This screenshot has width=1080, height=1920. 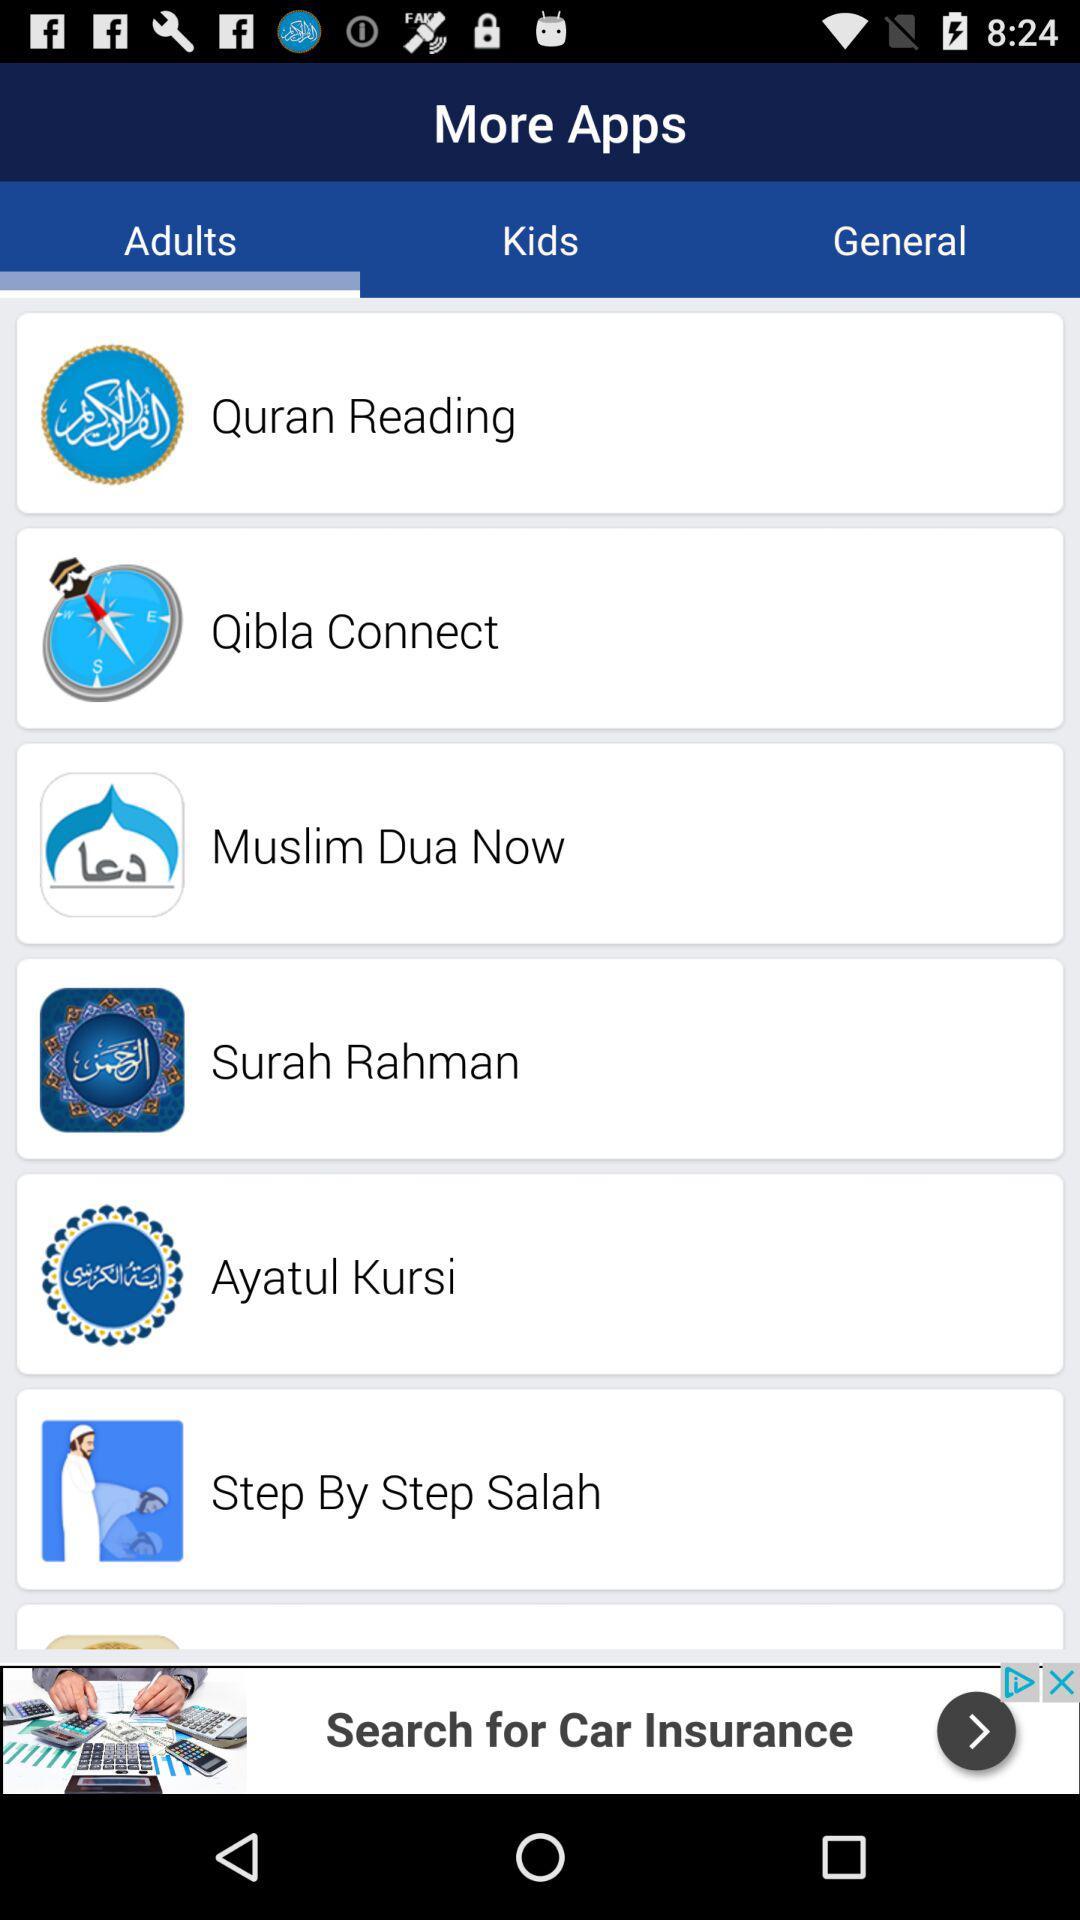 I want to click on click the search bar, so click(x=540, y=1727).